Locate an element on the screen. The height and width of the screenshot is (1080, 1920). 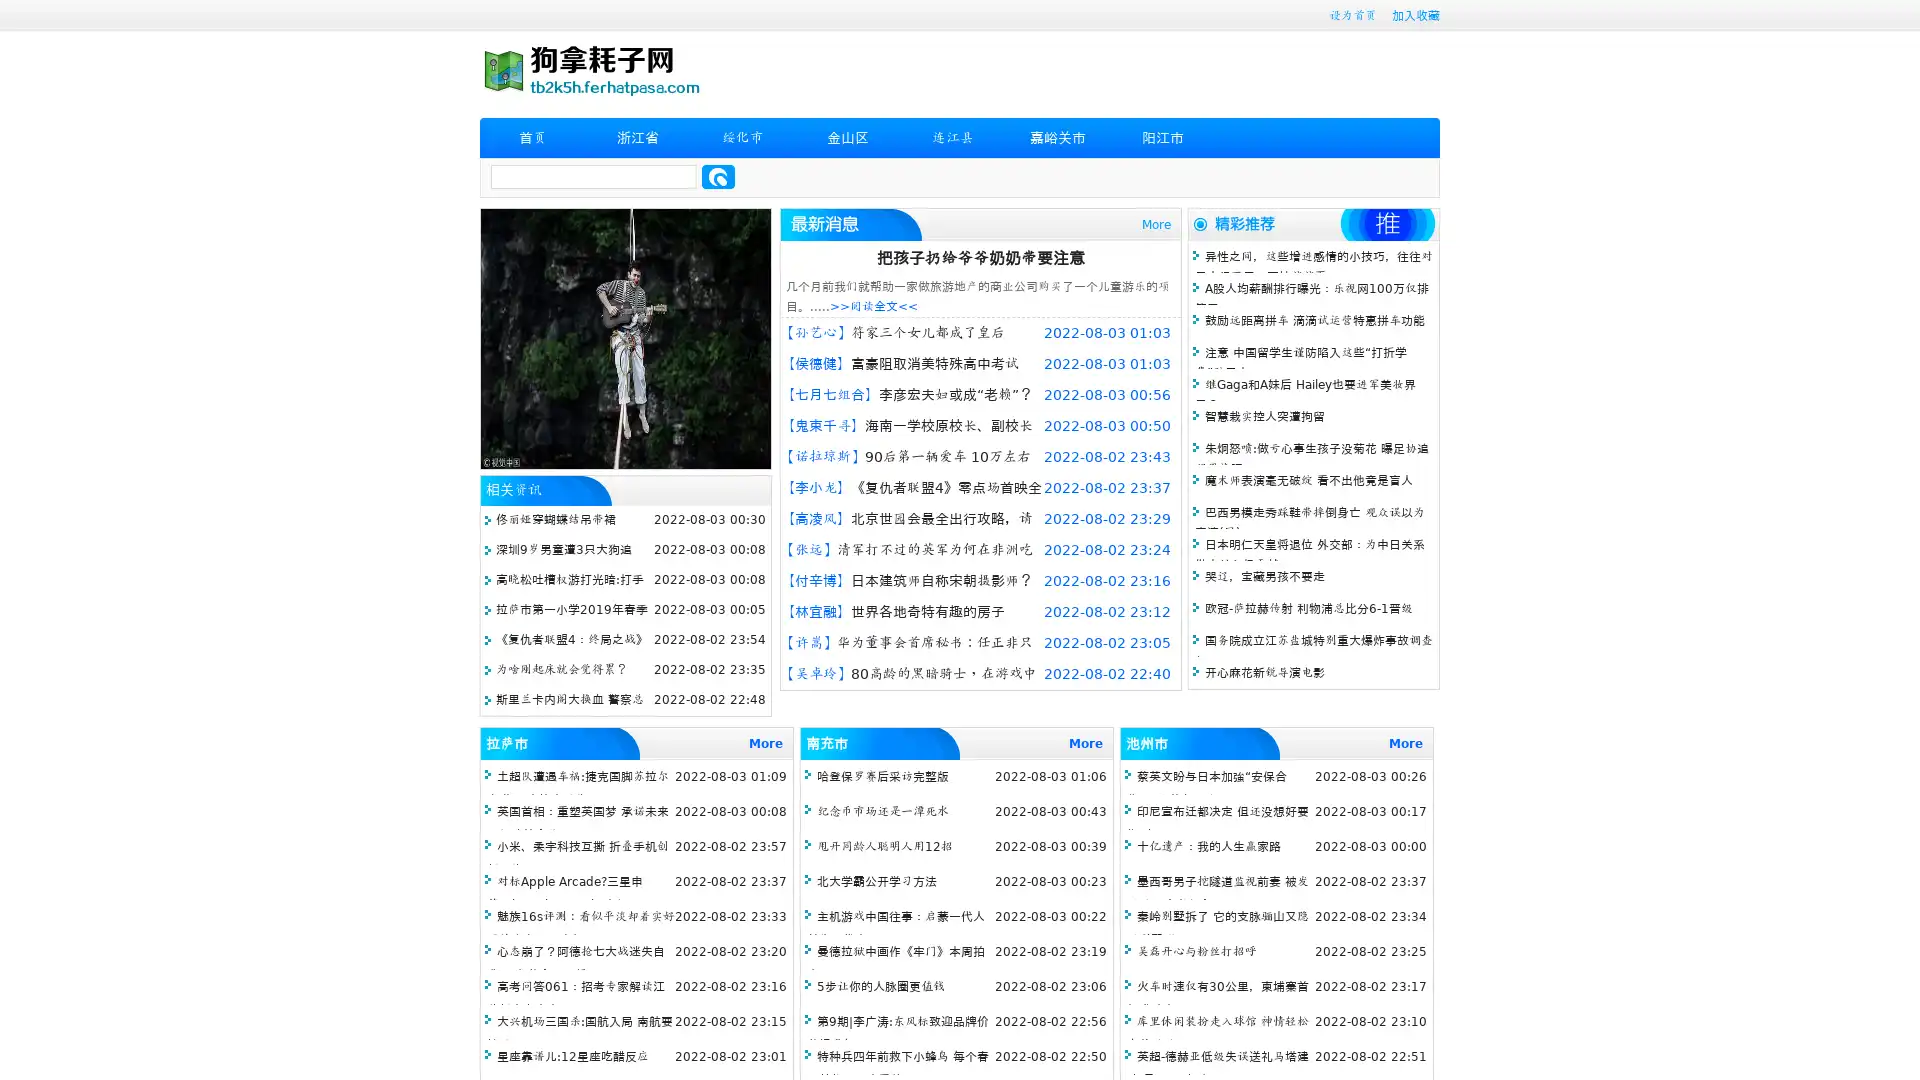
Search is located at coordinates (718, 176).